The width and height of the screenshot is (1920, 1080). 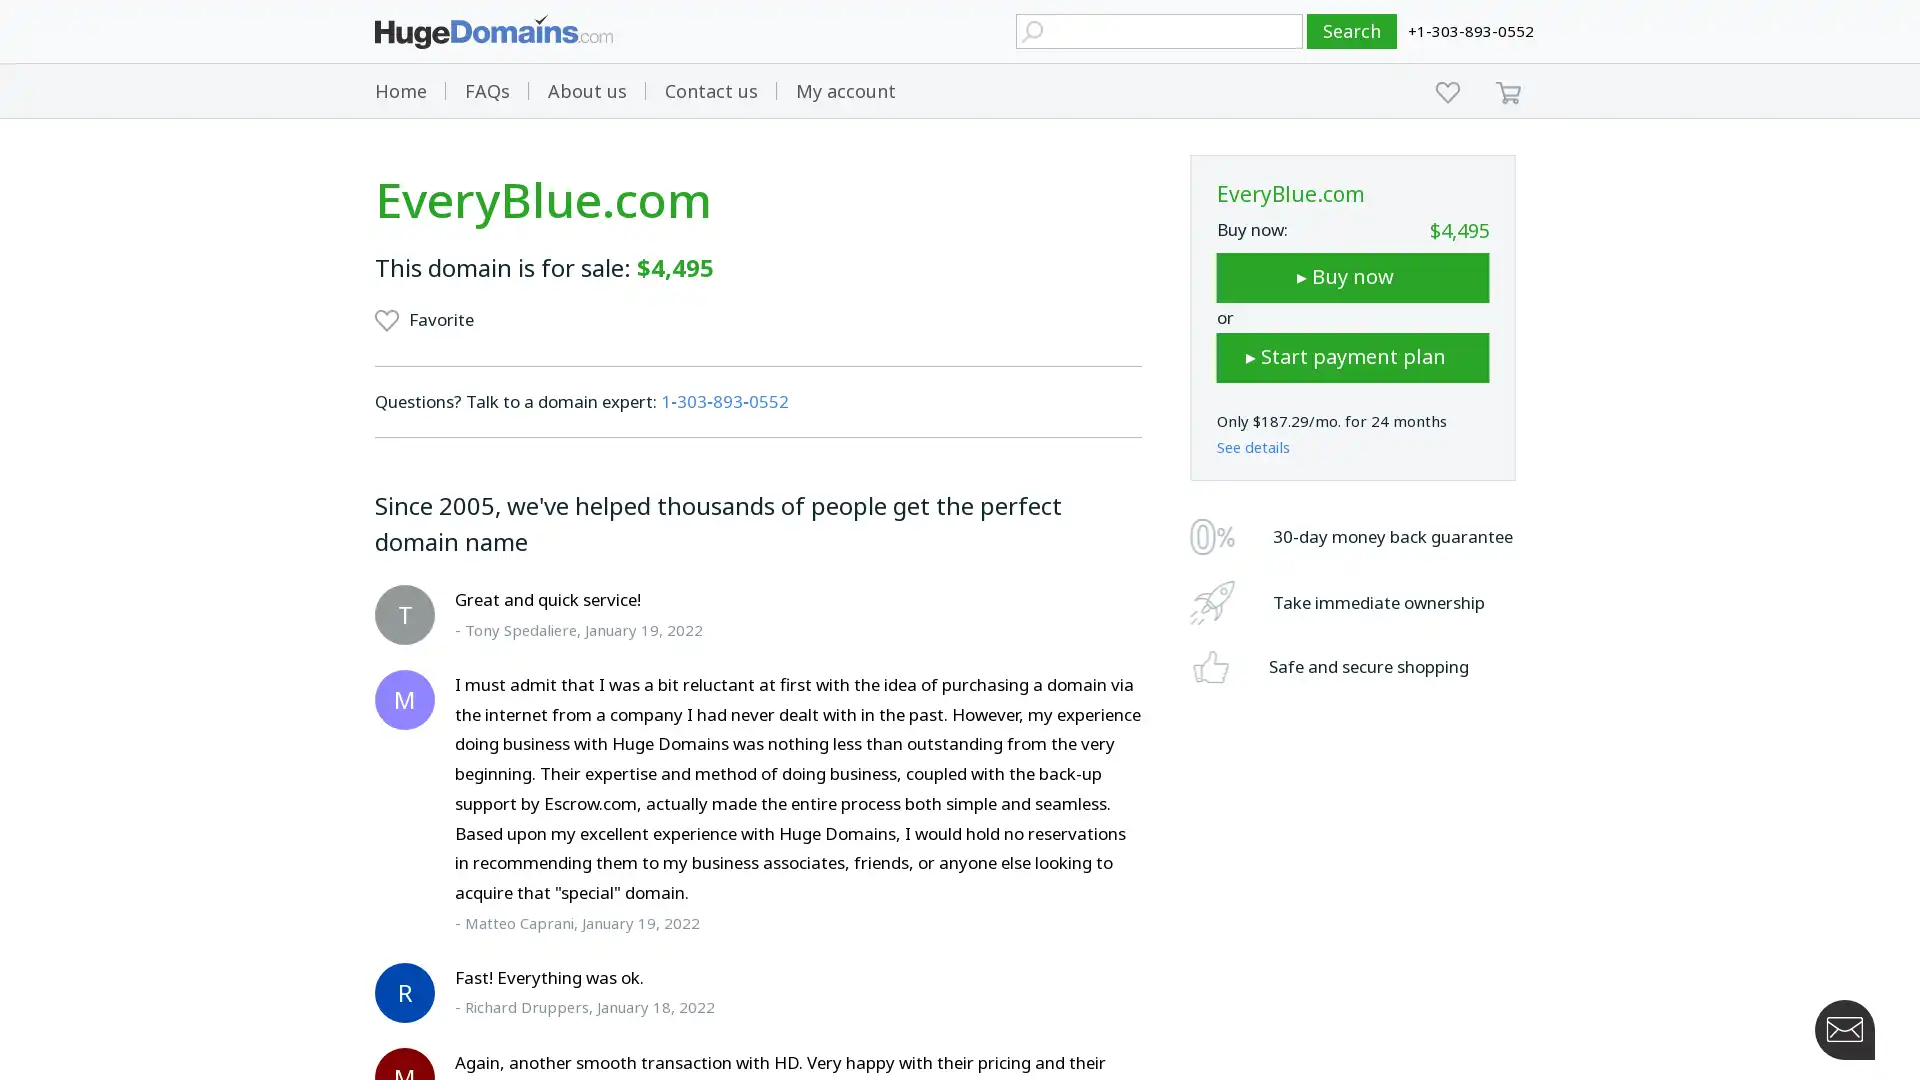 I want to click on Search, so click(x=1352, y=31).